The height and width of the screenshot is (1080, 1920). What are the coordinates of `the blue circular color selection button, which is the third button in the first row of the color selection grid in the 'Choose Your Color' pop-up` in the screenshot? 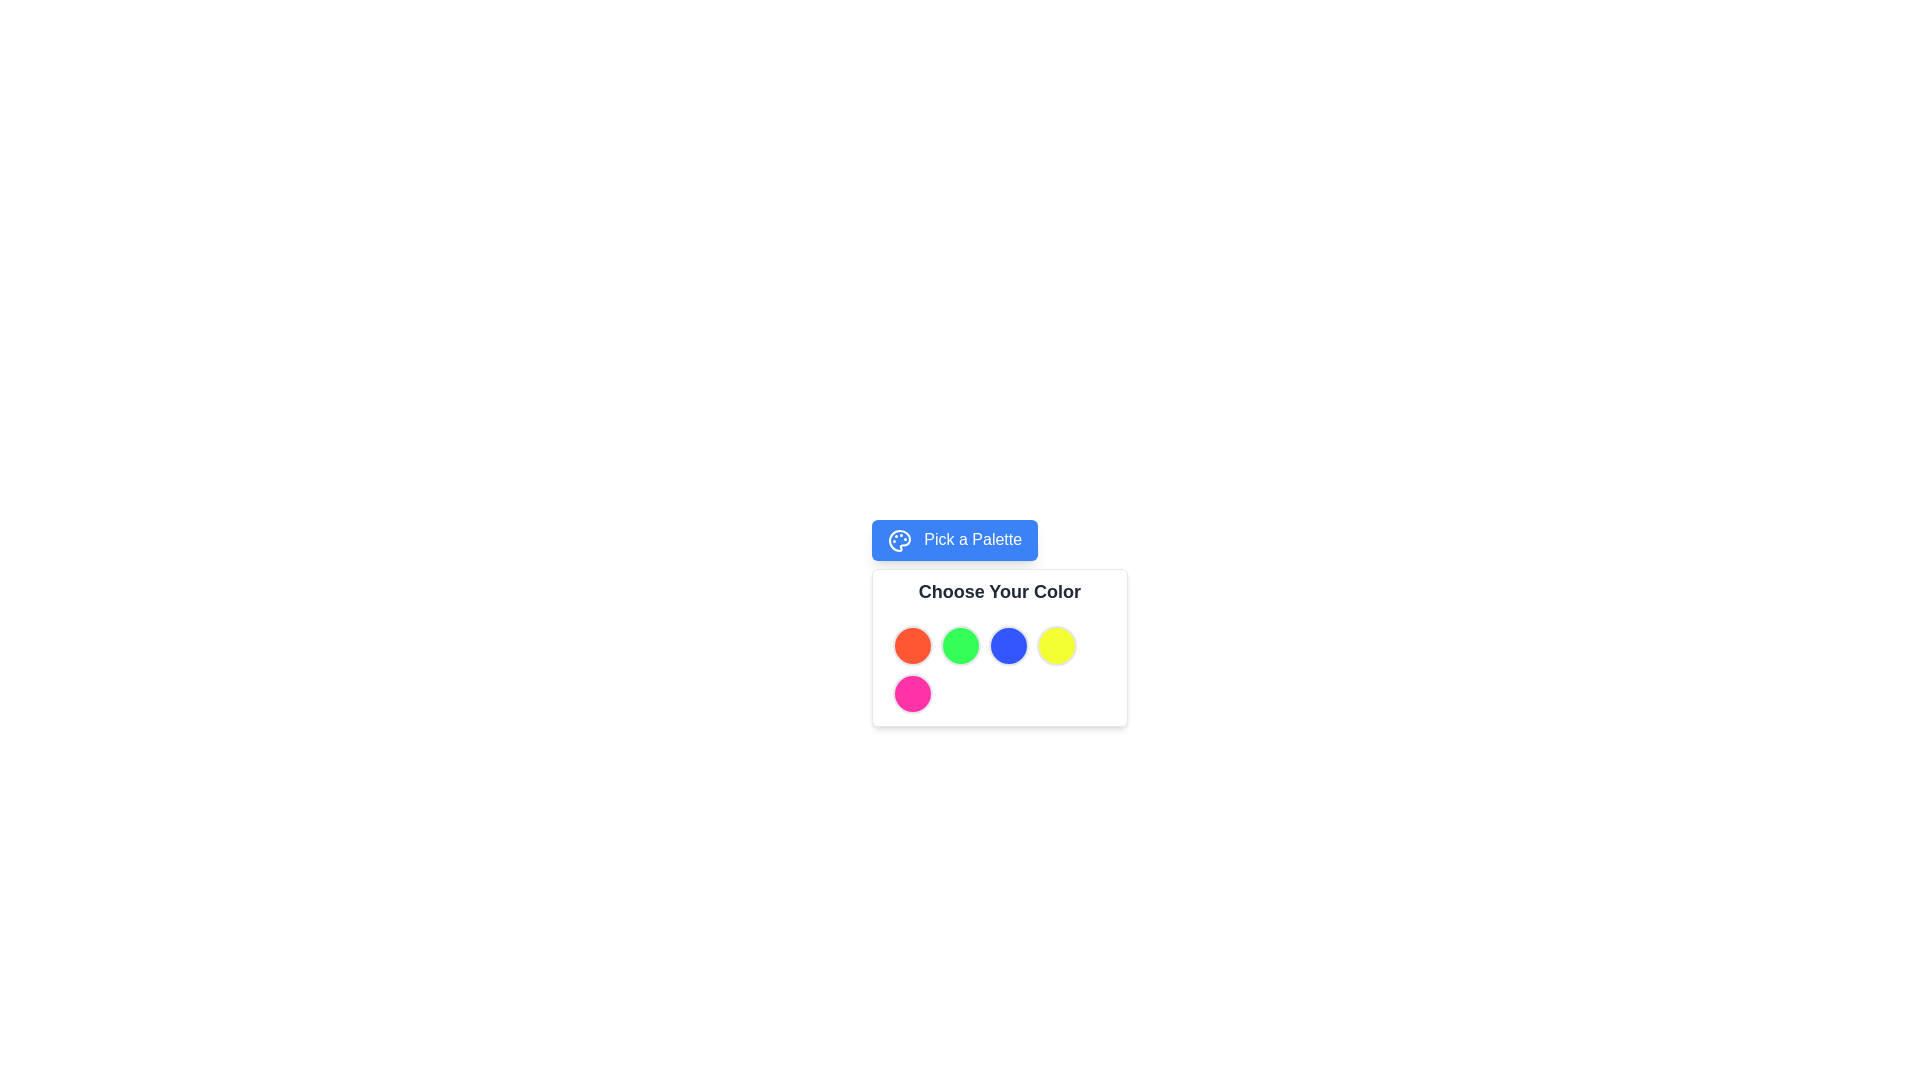 It's located at (999, 647).